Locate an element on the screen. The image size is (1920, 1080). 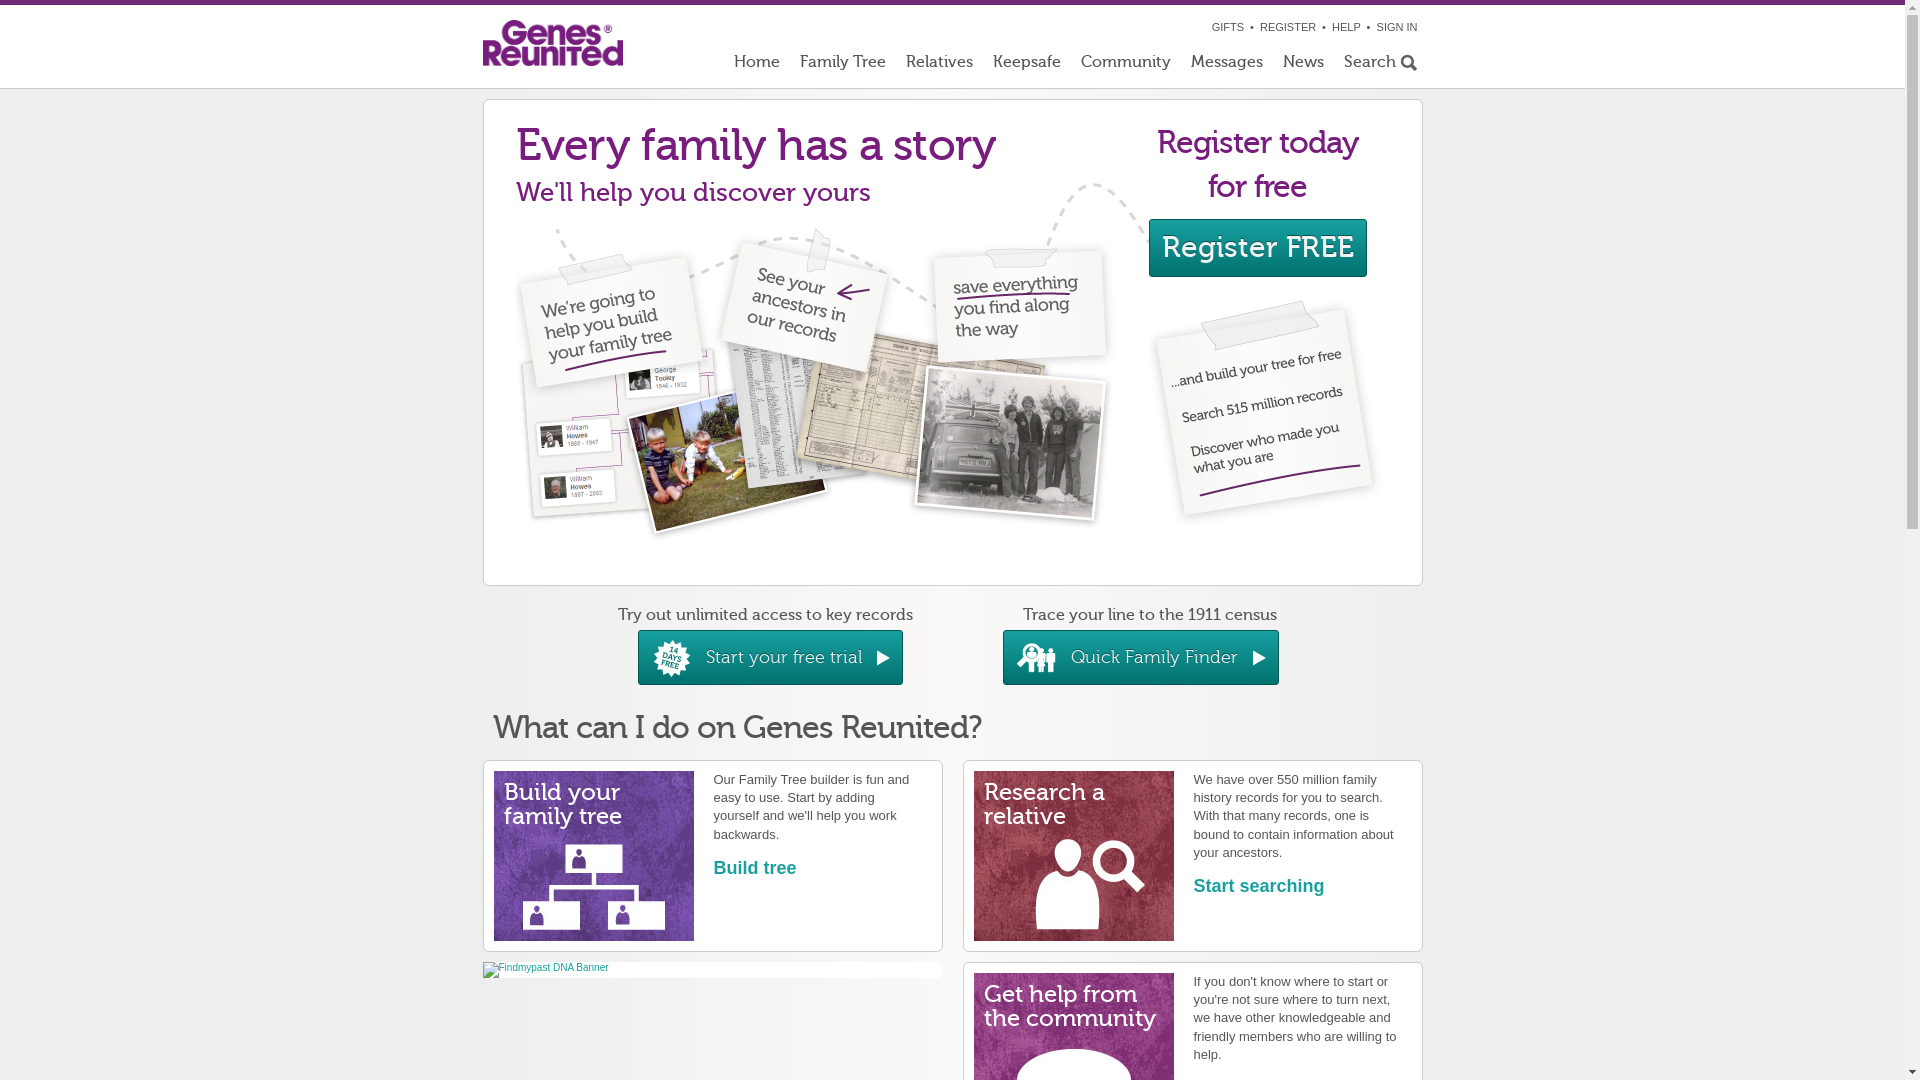
'News' is located at coordinates (1302, 65).